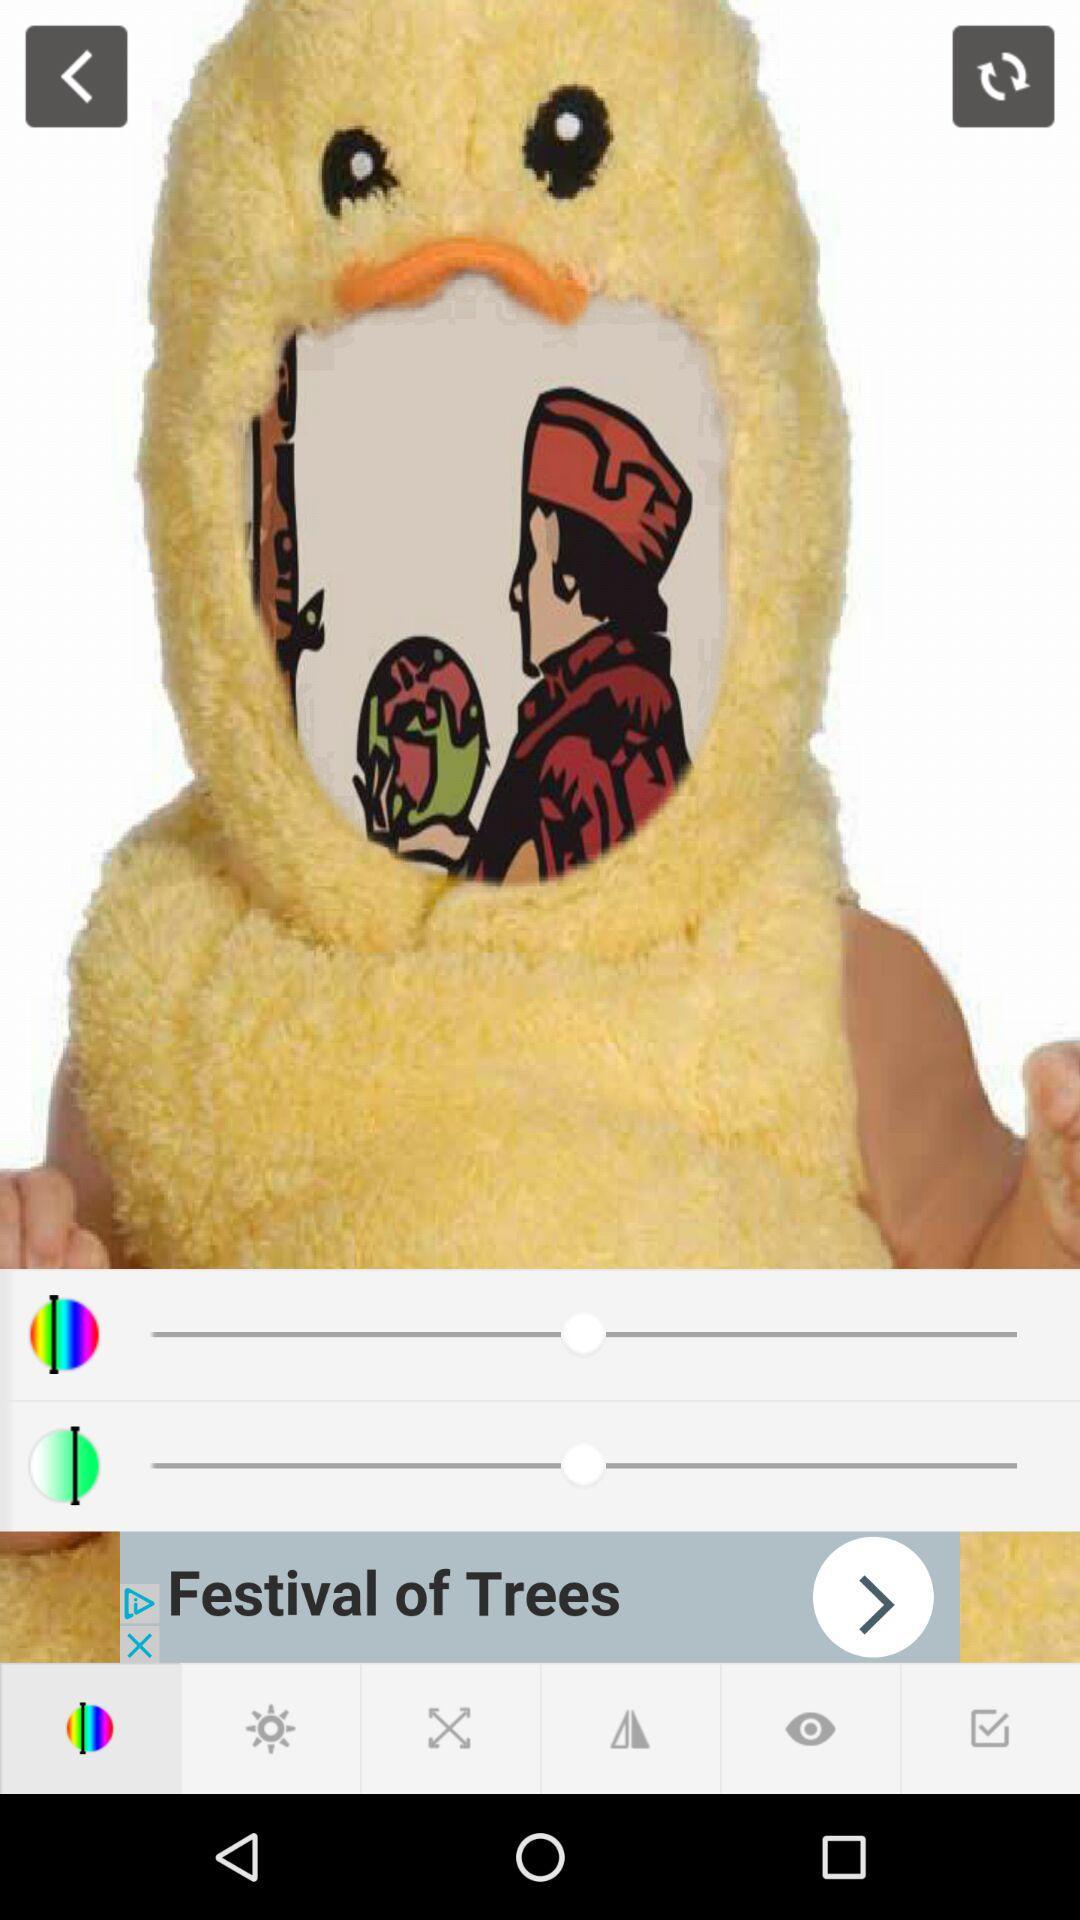 The height and width of the screenshot is (1920, 1080). What do you see at coordinates (1003, 76) in the screenshot?
I see `rotate image` at bounding box center [1003, 76].